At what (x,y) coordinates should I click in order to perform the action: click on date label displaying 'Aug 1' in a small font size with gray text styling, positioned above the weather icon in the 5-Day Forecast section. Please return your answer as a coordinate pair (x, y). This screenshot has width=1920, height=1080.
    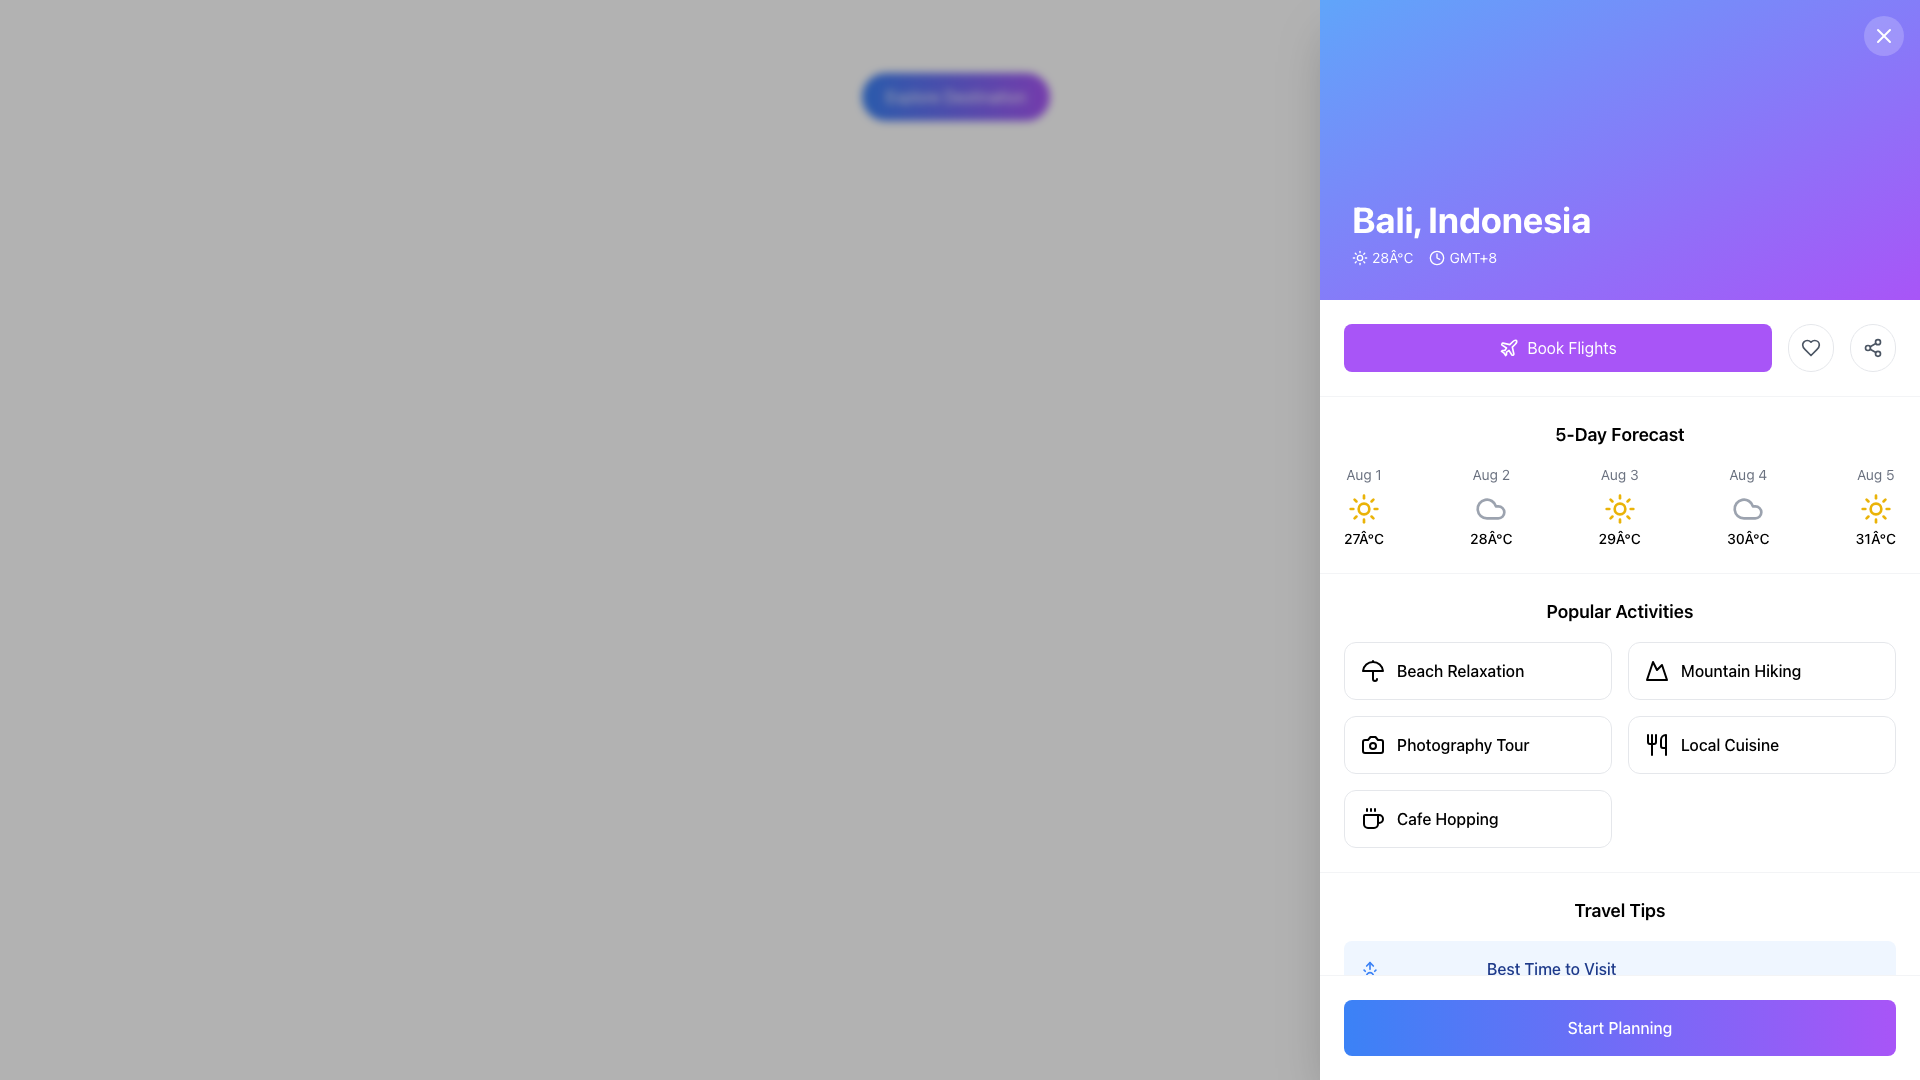
    Looking at the image, I should click on (1362, 474).